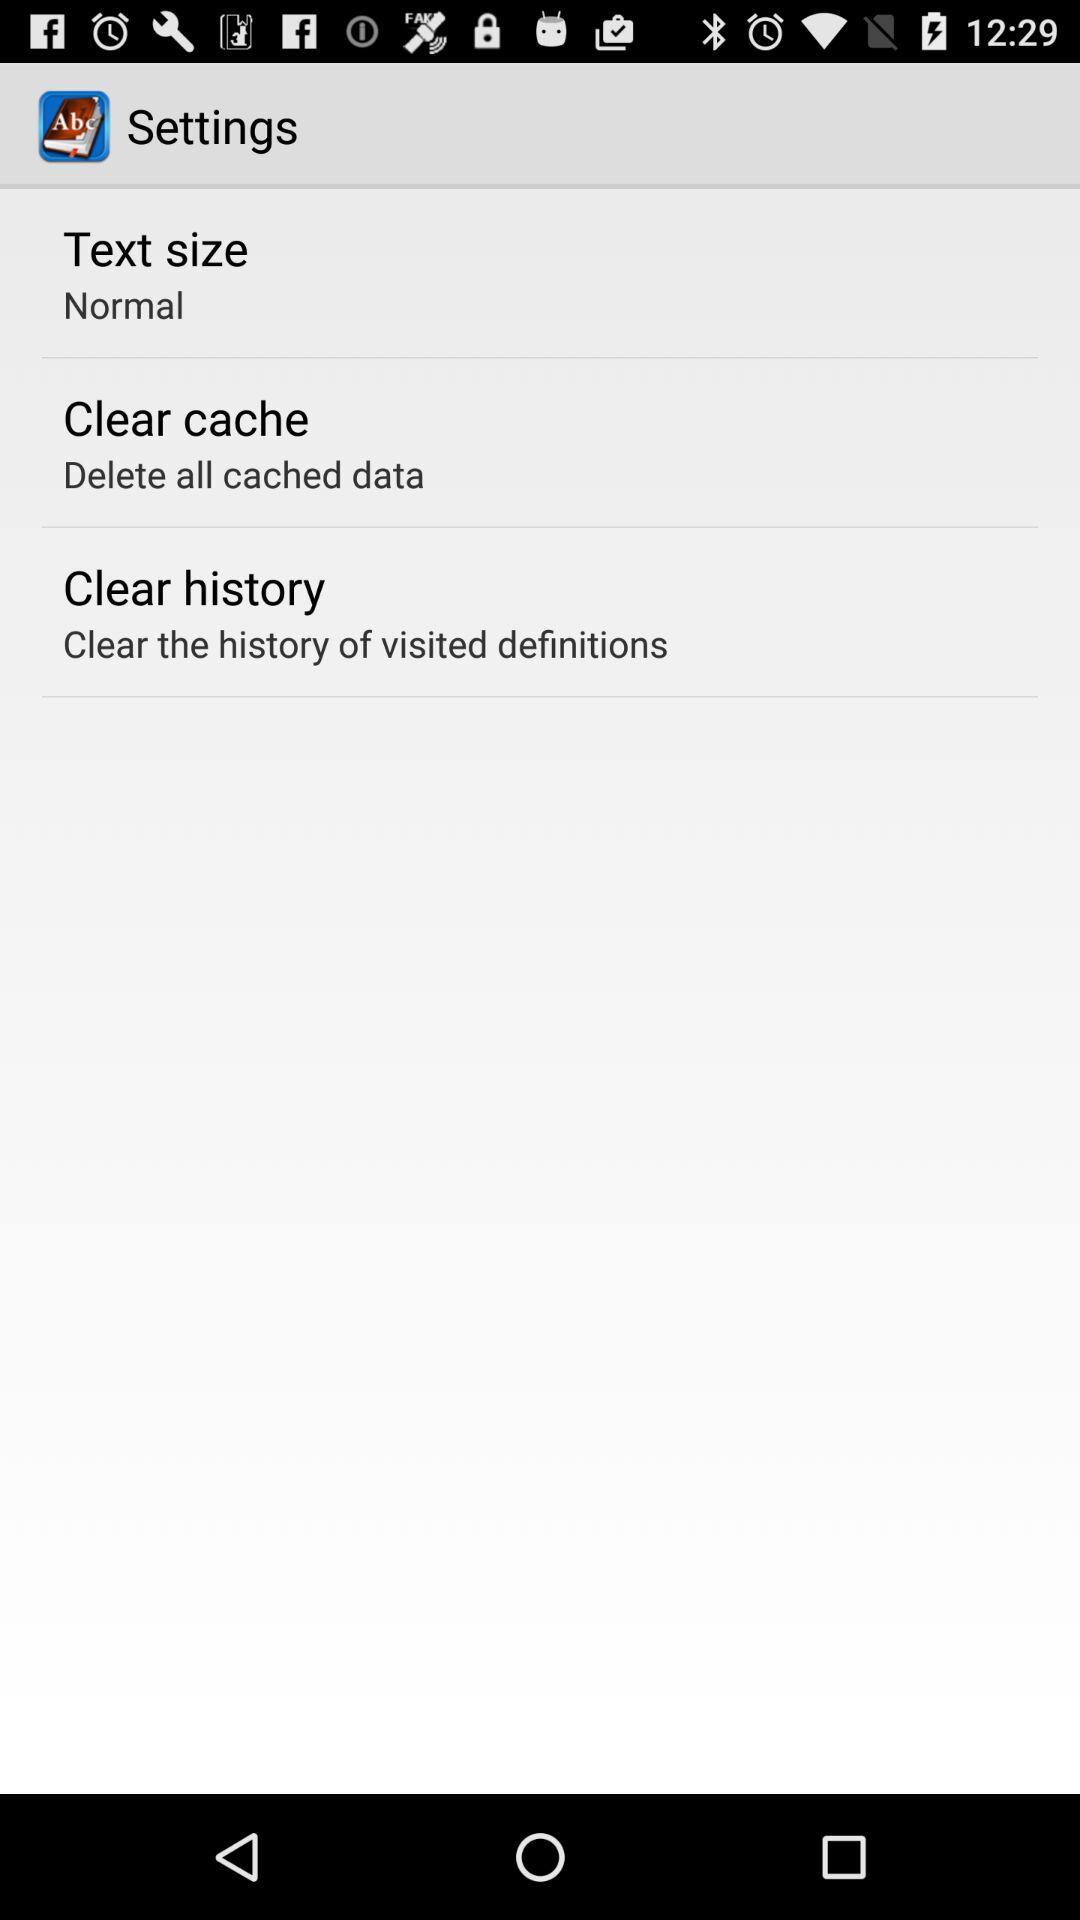 The width and height of the screenshot is (1080, 1920). Describe the element at coordinates (185, 416) in the screenshot. I see `clear cache` at that location.